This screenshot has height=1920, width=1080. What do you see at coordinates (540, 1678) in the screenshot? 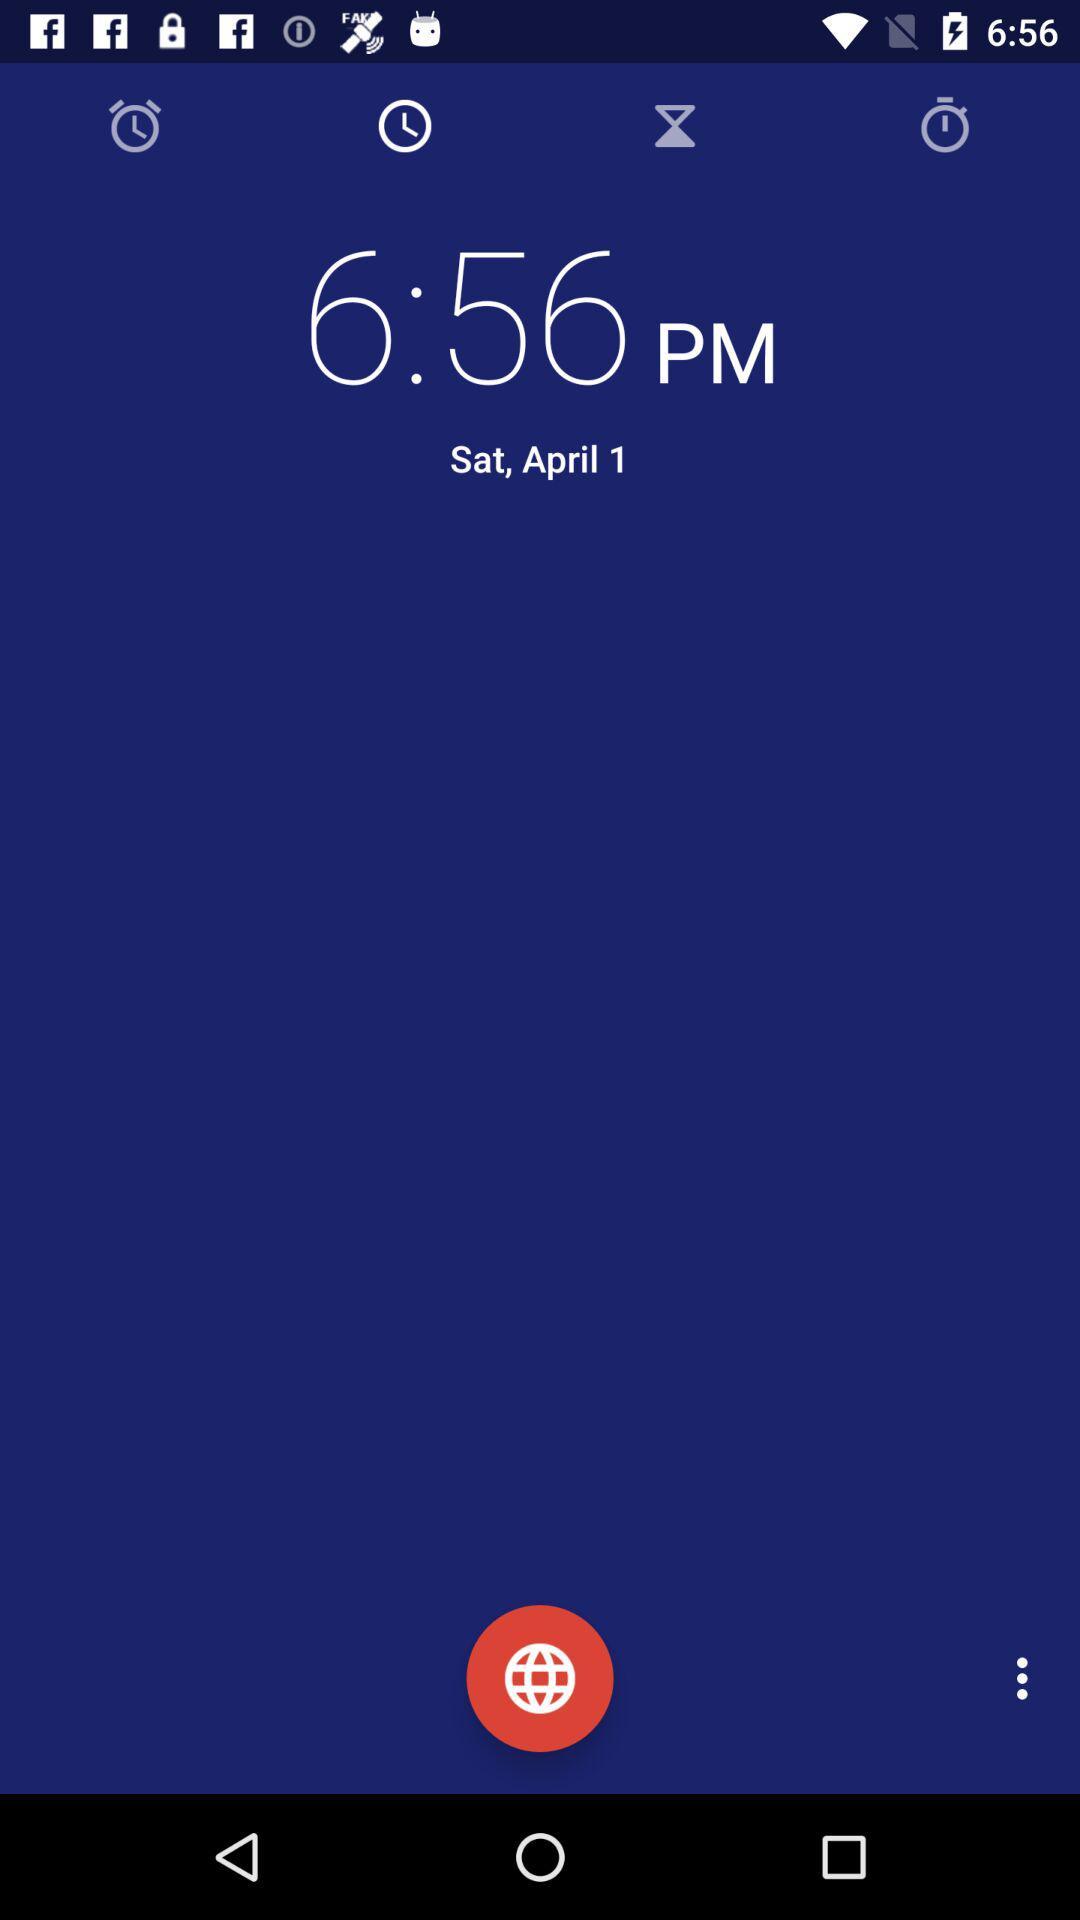
I see `the globe icon` at bounding box center [540, 1678].